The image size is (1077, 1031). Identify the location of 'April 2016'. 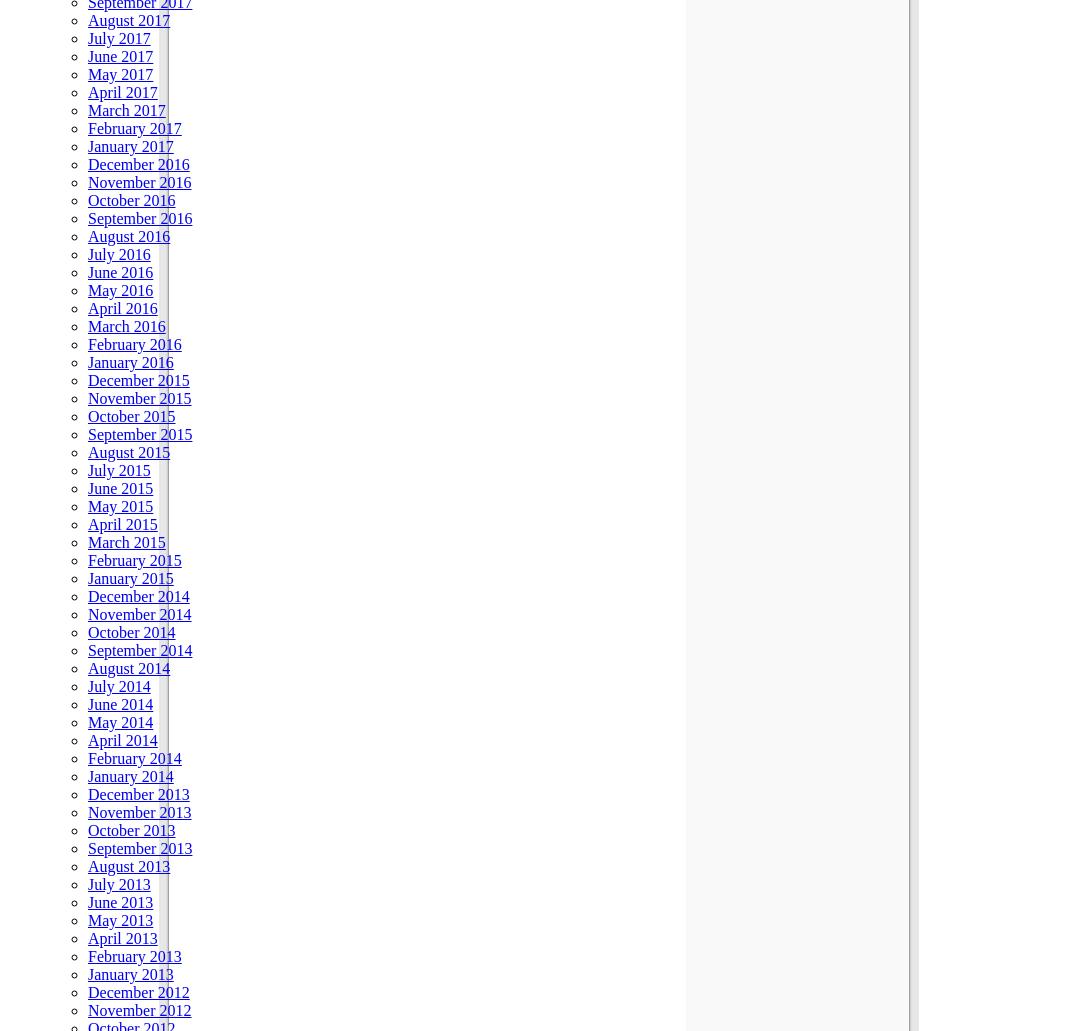
(86, 307).